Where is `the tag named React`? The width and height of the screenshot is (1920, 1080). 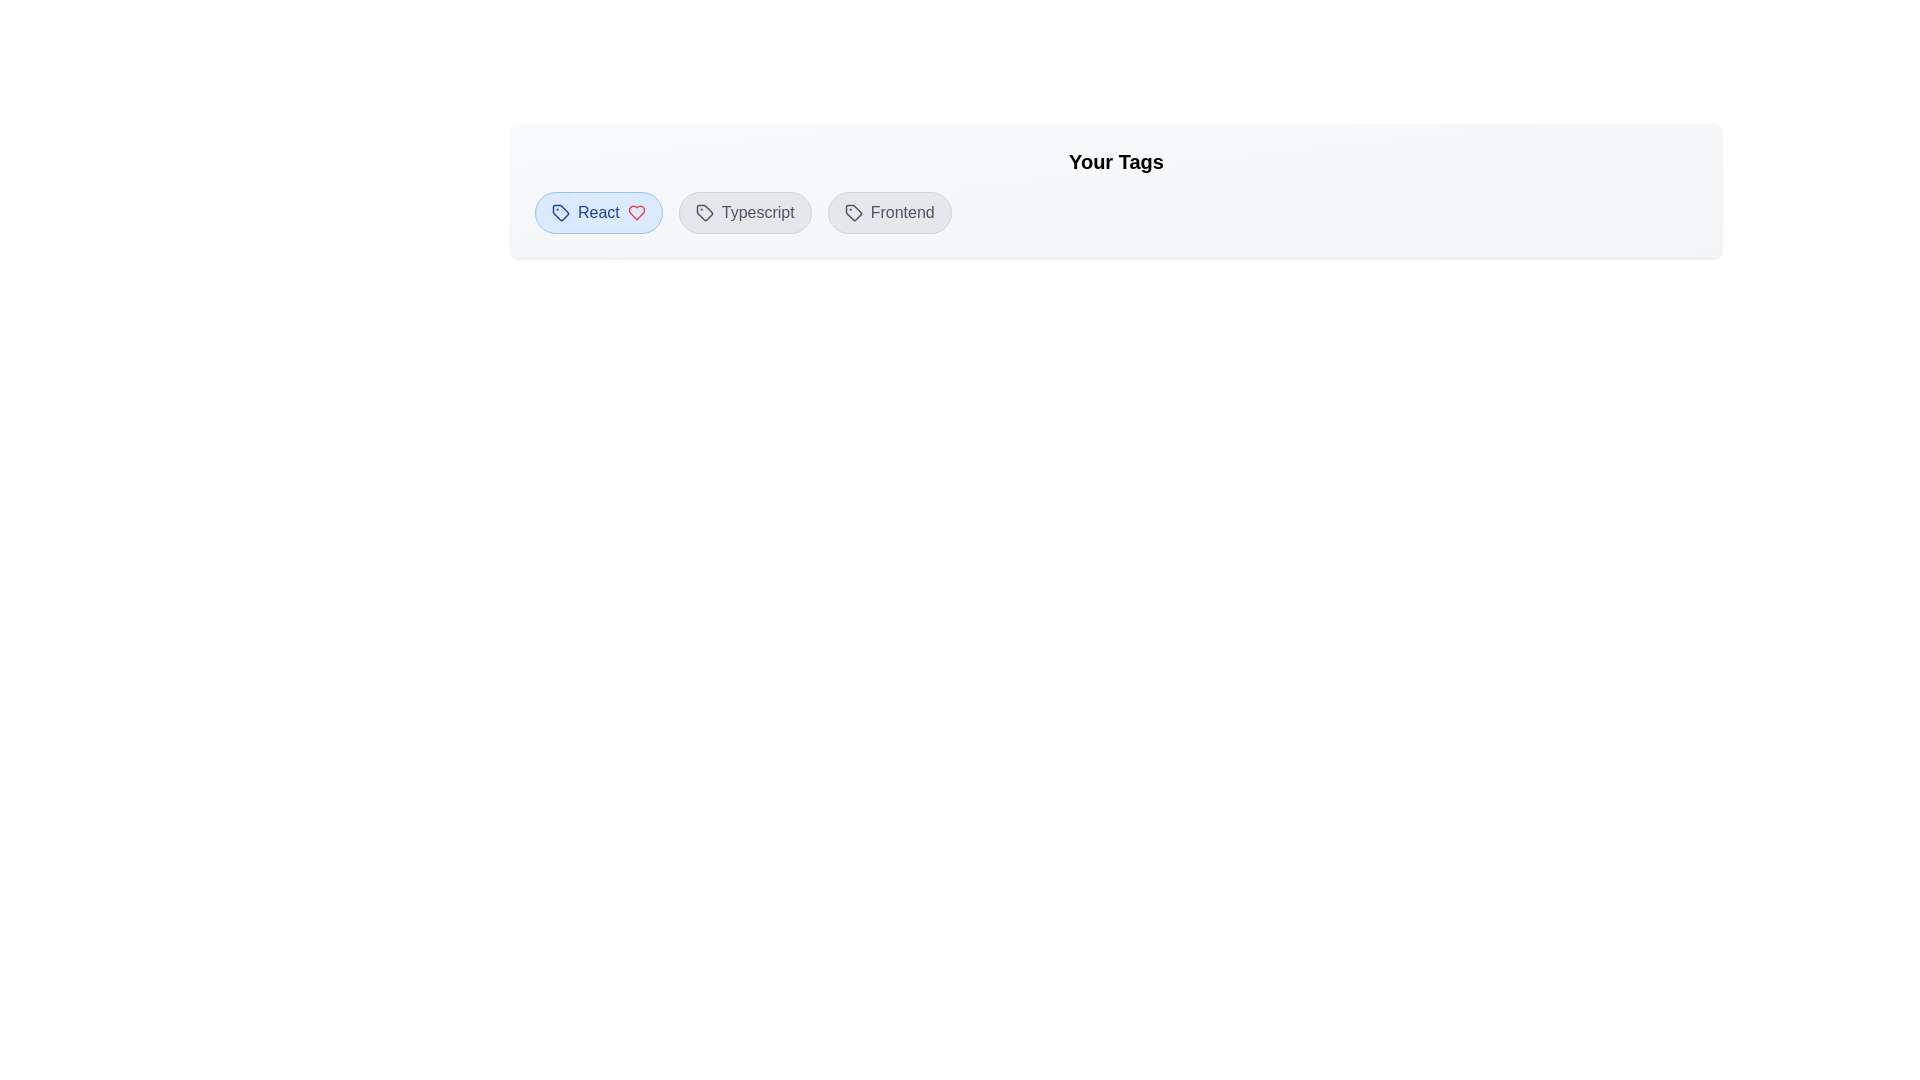 the tag named React is located at coordinates (597, 212).